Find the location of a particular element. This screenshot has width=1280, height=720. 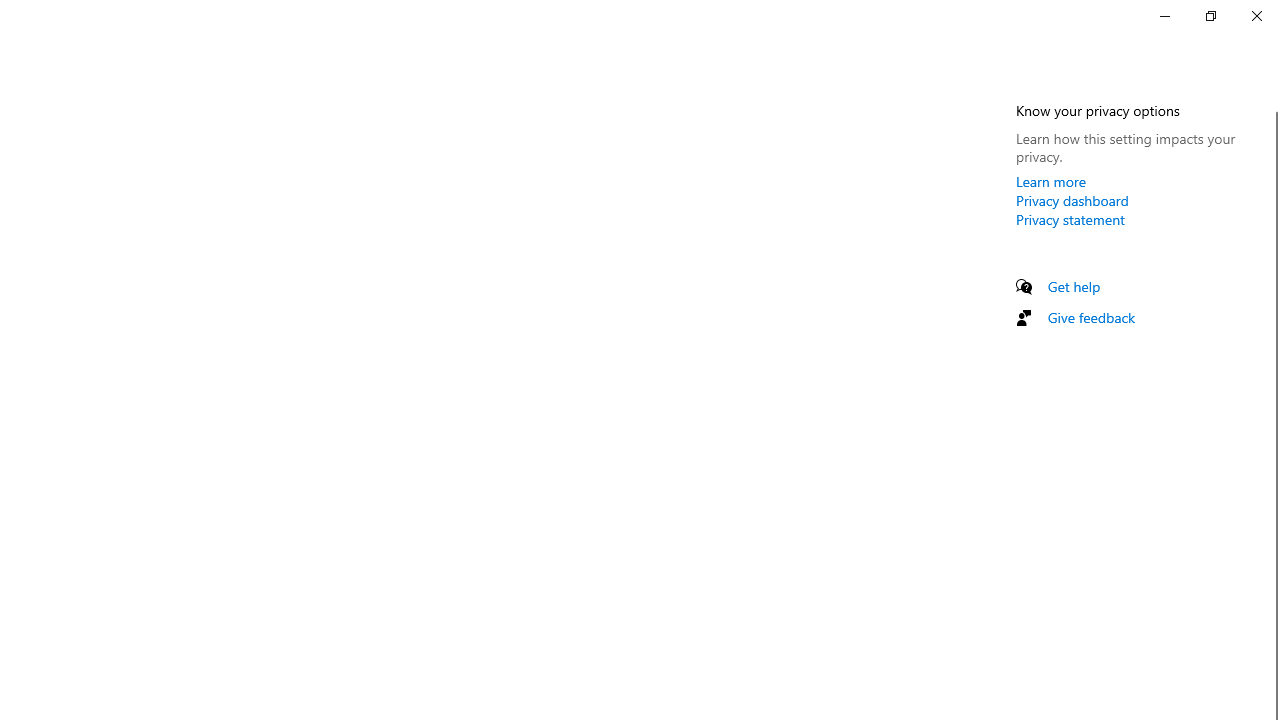

'Privacy statement' is located at coordinates (1069, 219).